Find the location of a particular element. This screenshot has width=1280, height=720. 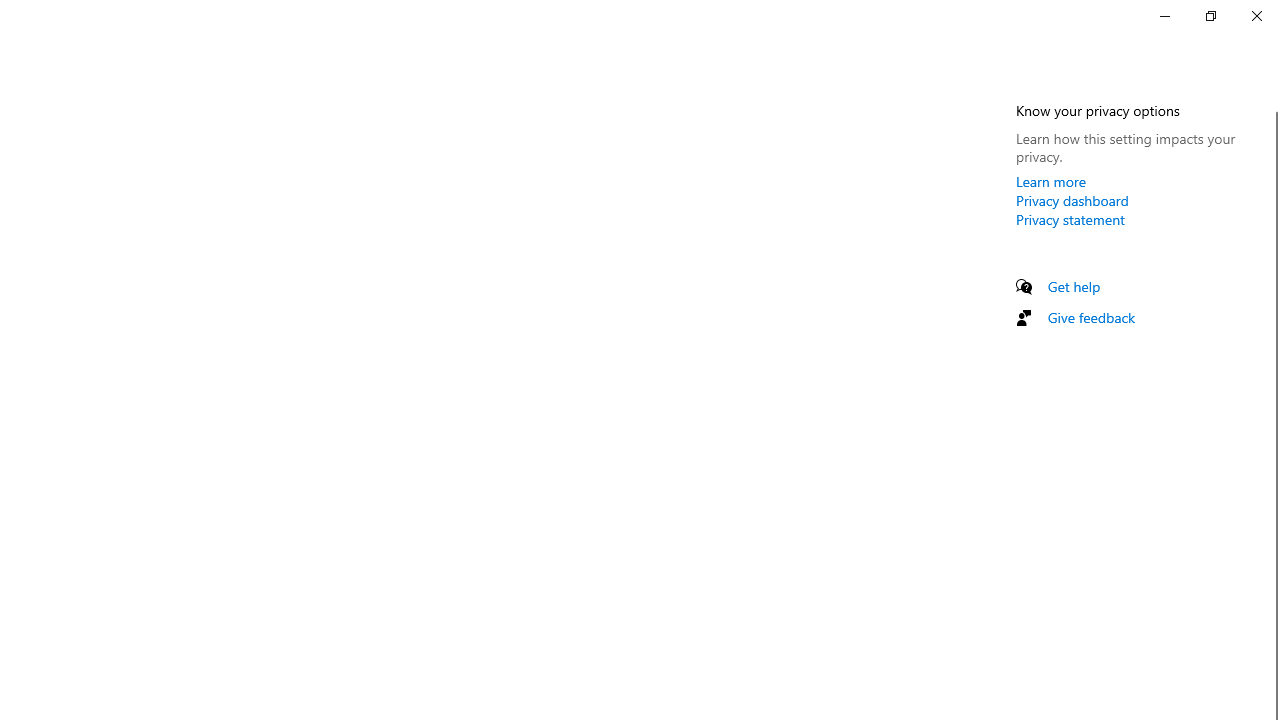

'Privacy statement' is located at coordinates (1069, 219).